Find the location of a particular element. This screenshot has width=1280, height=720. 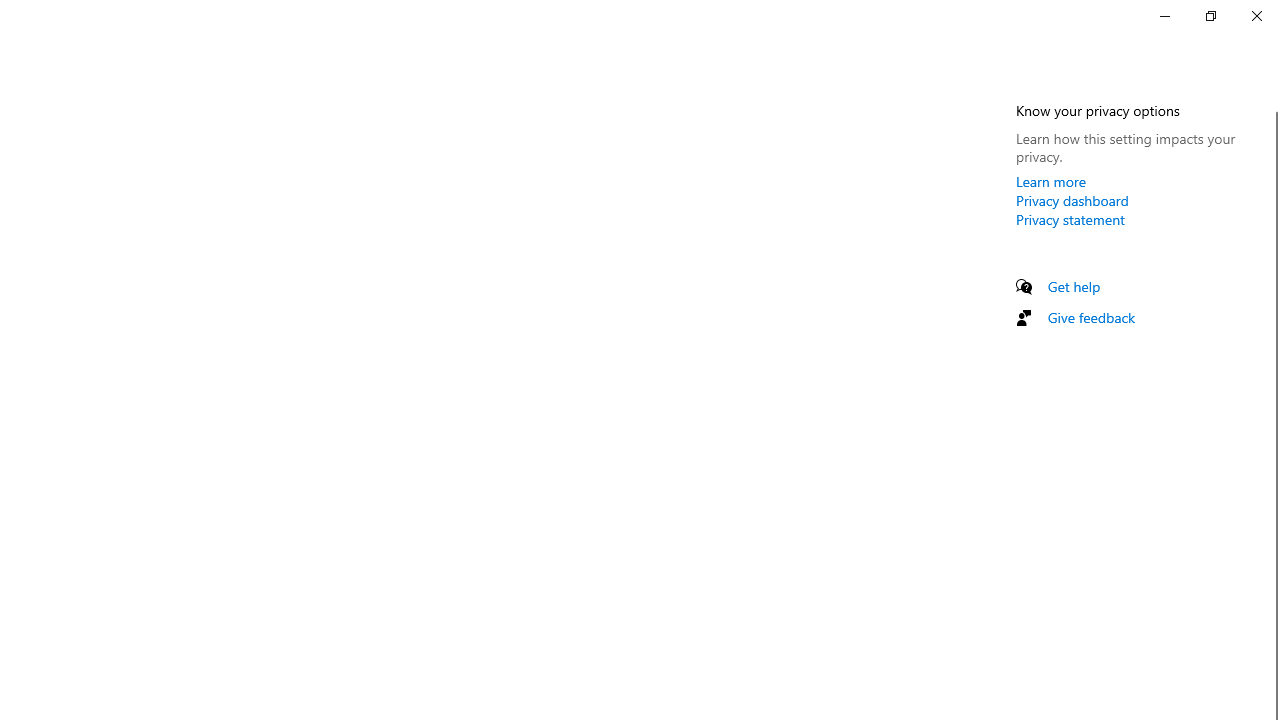

'Privacy statement' is located at coordinates (1069, 219).